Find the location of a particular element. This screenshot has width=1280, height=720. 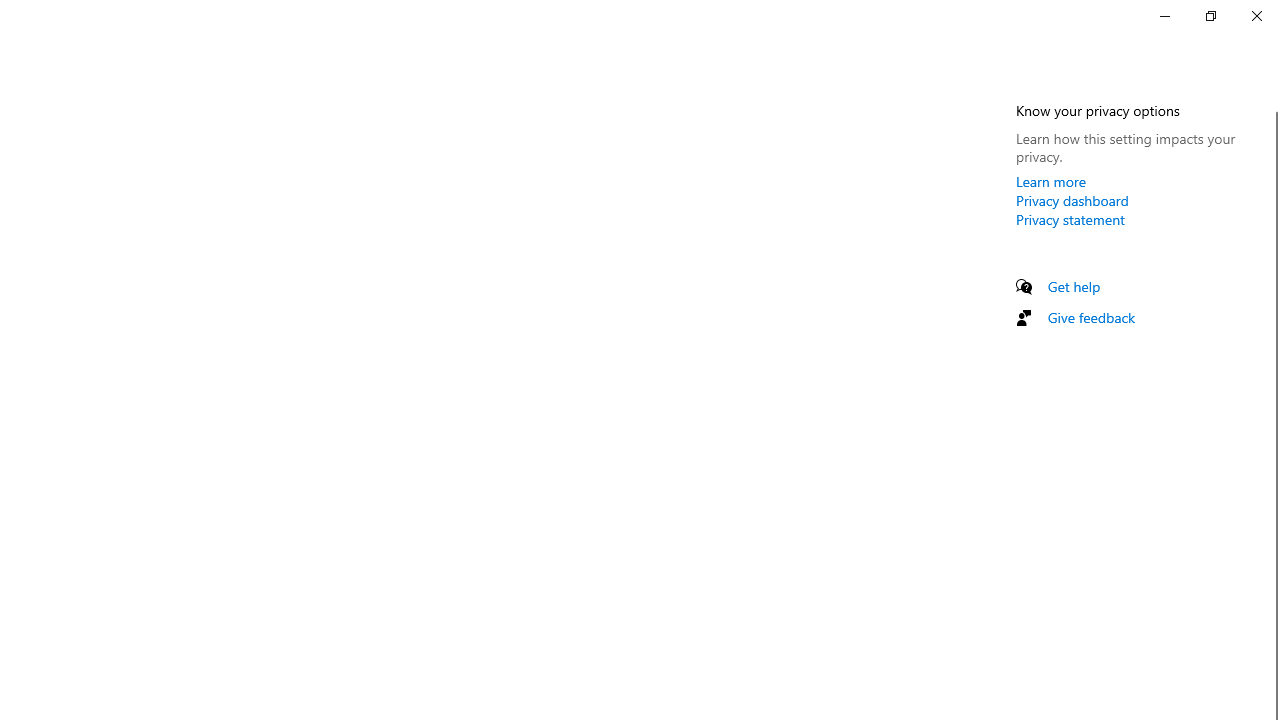

'Privacy statement' is located at coordinates (1069, 219).